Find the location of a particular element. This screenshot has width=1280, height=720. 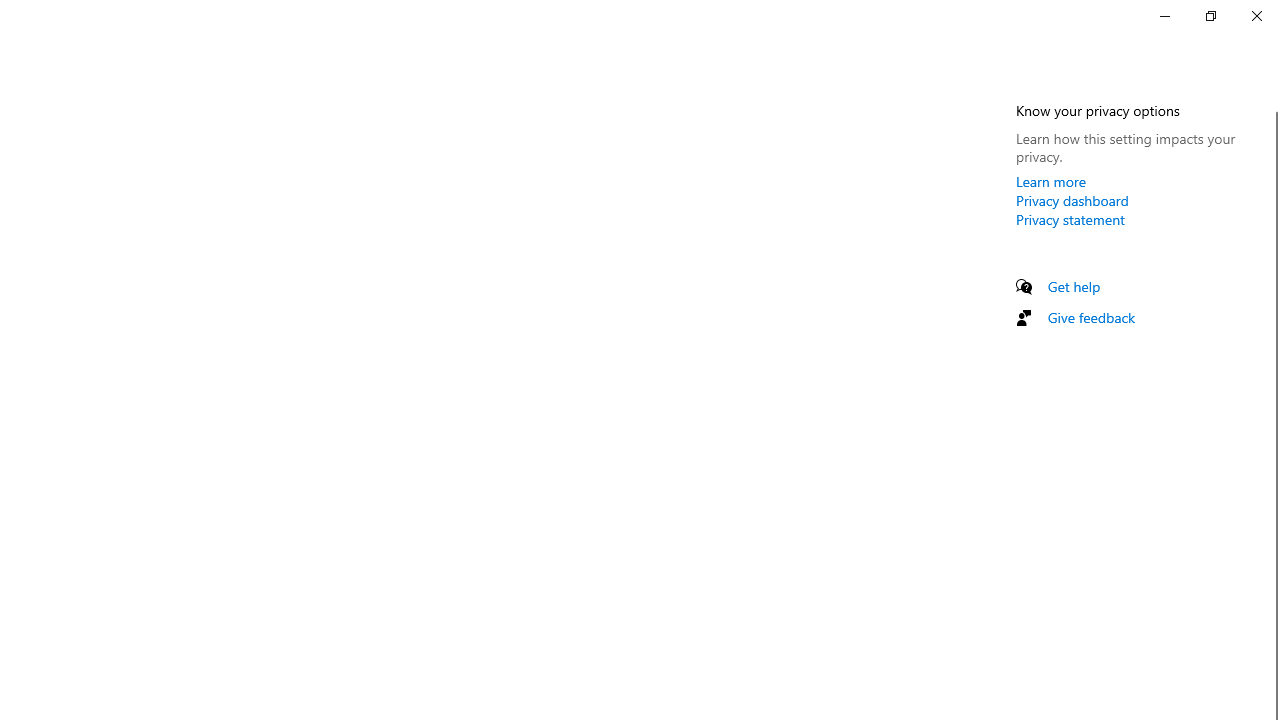

'Privacy statement' is located at coordinates (1069, 219).